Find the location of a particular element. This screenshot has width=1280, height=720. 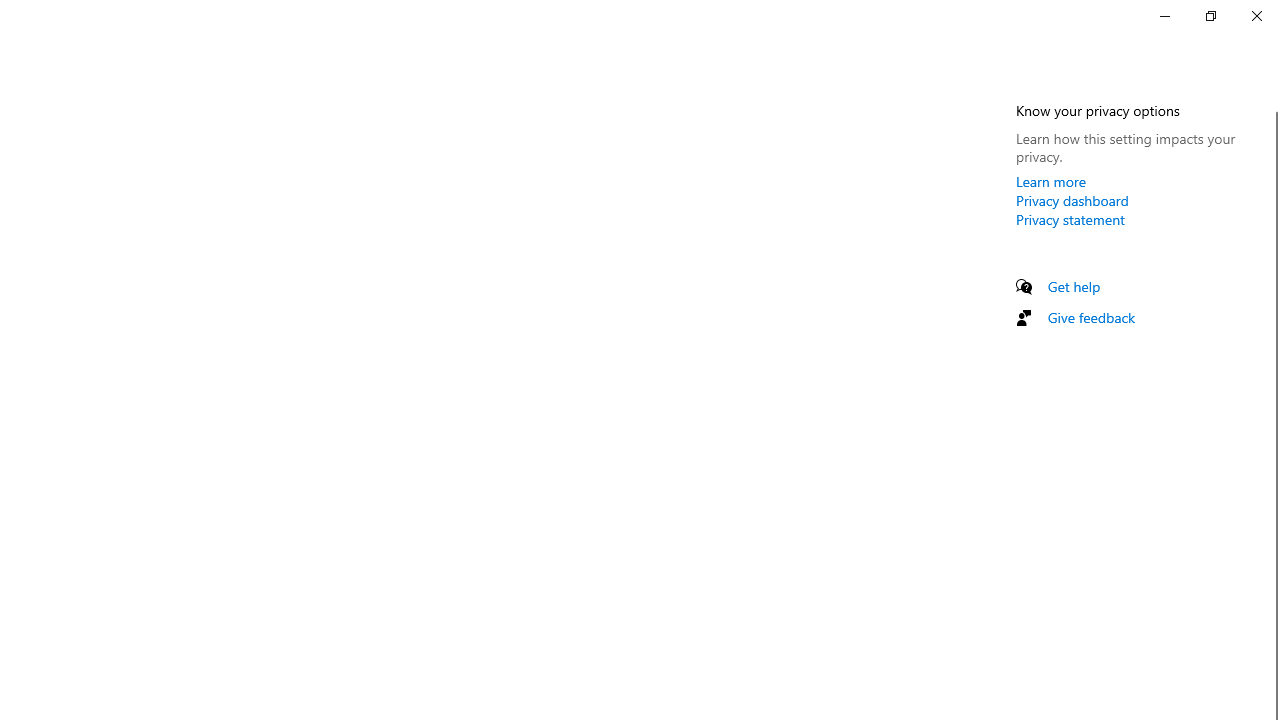

'Privacy statement' is located at coordinates (1069, 219).